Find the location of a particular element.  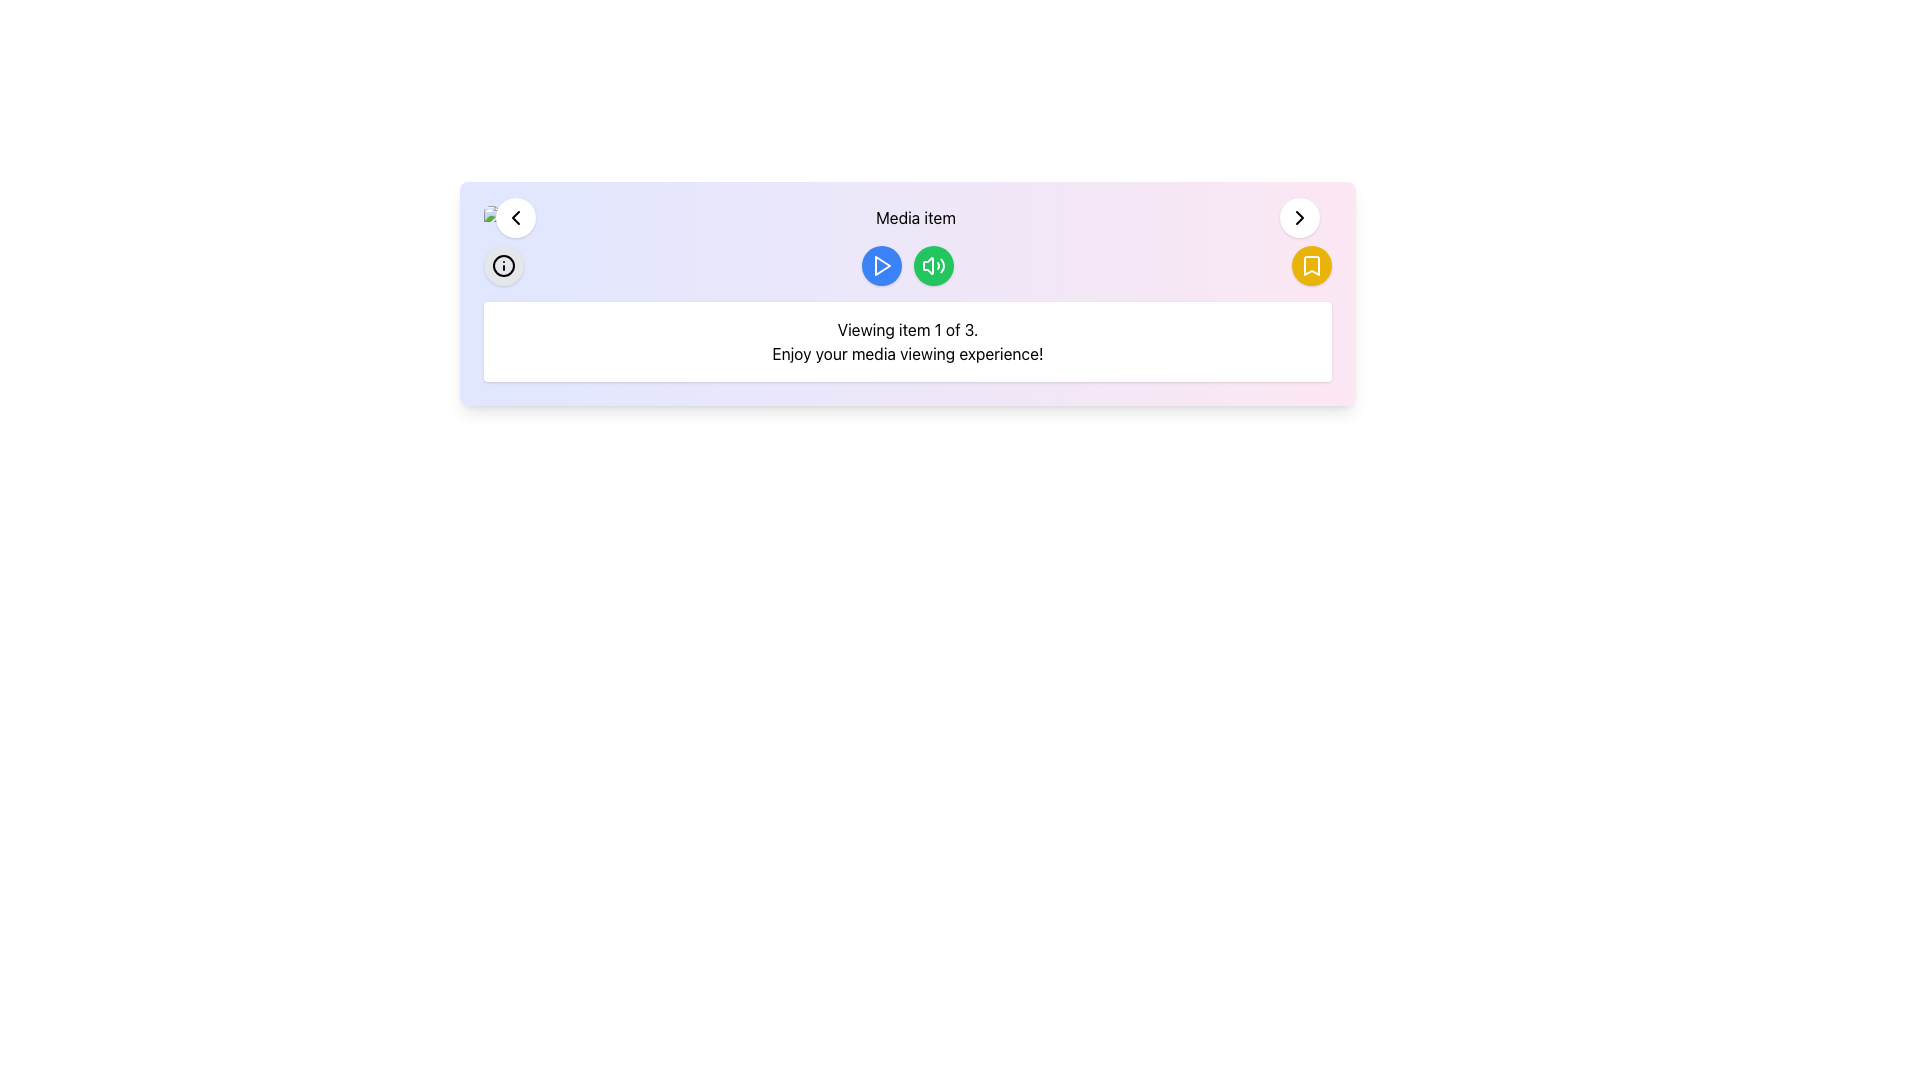

the circular blue play button with a white play icon at its center is located at coordinates (881, 265).